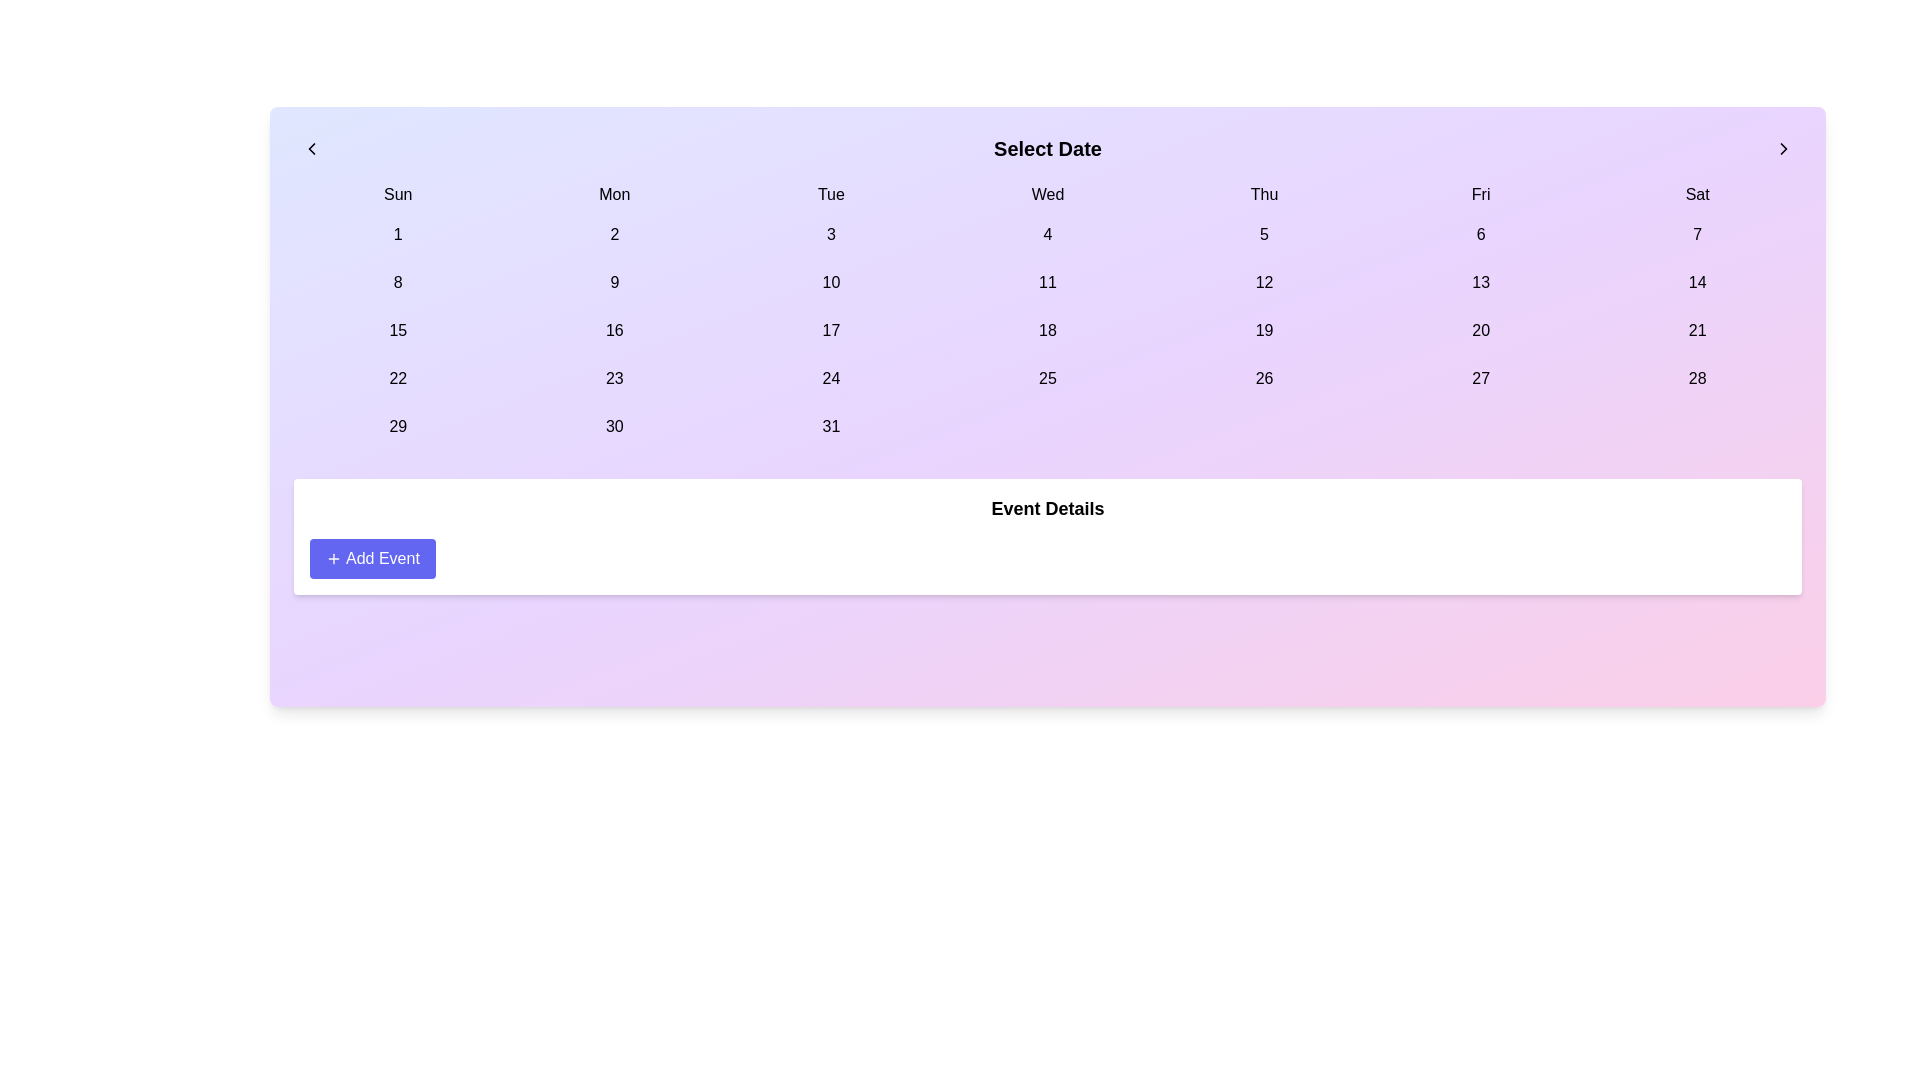 This screenshot has height=1080, width=1920. What do you see at coordinates (1046, 282) in the screenshot?
I see `the button displaying '11' in the calendar layout` at bounding box center [1046, 282].